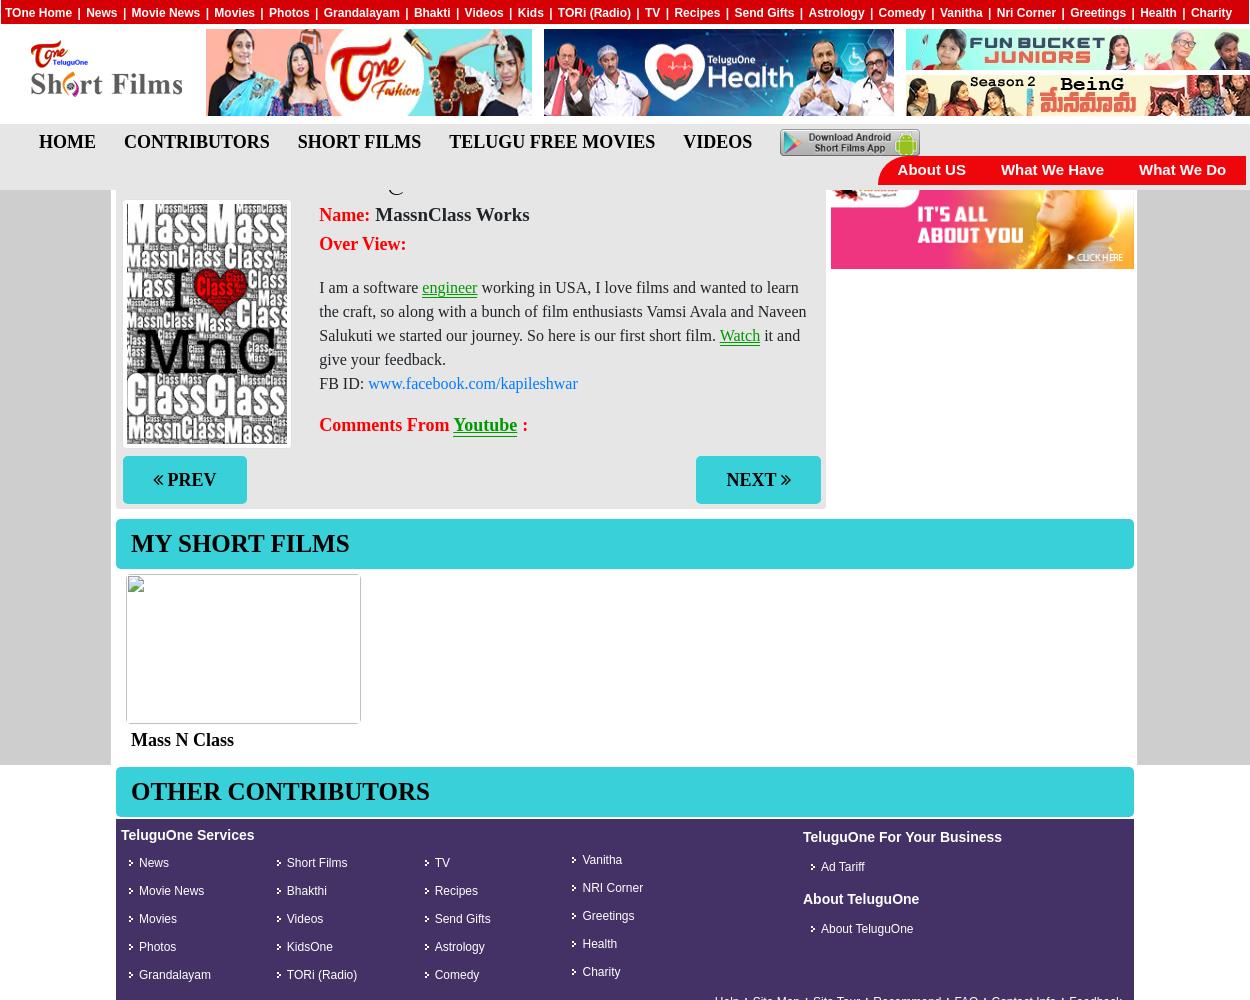  I want to click on 'Astrology', so click(808, 13).